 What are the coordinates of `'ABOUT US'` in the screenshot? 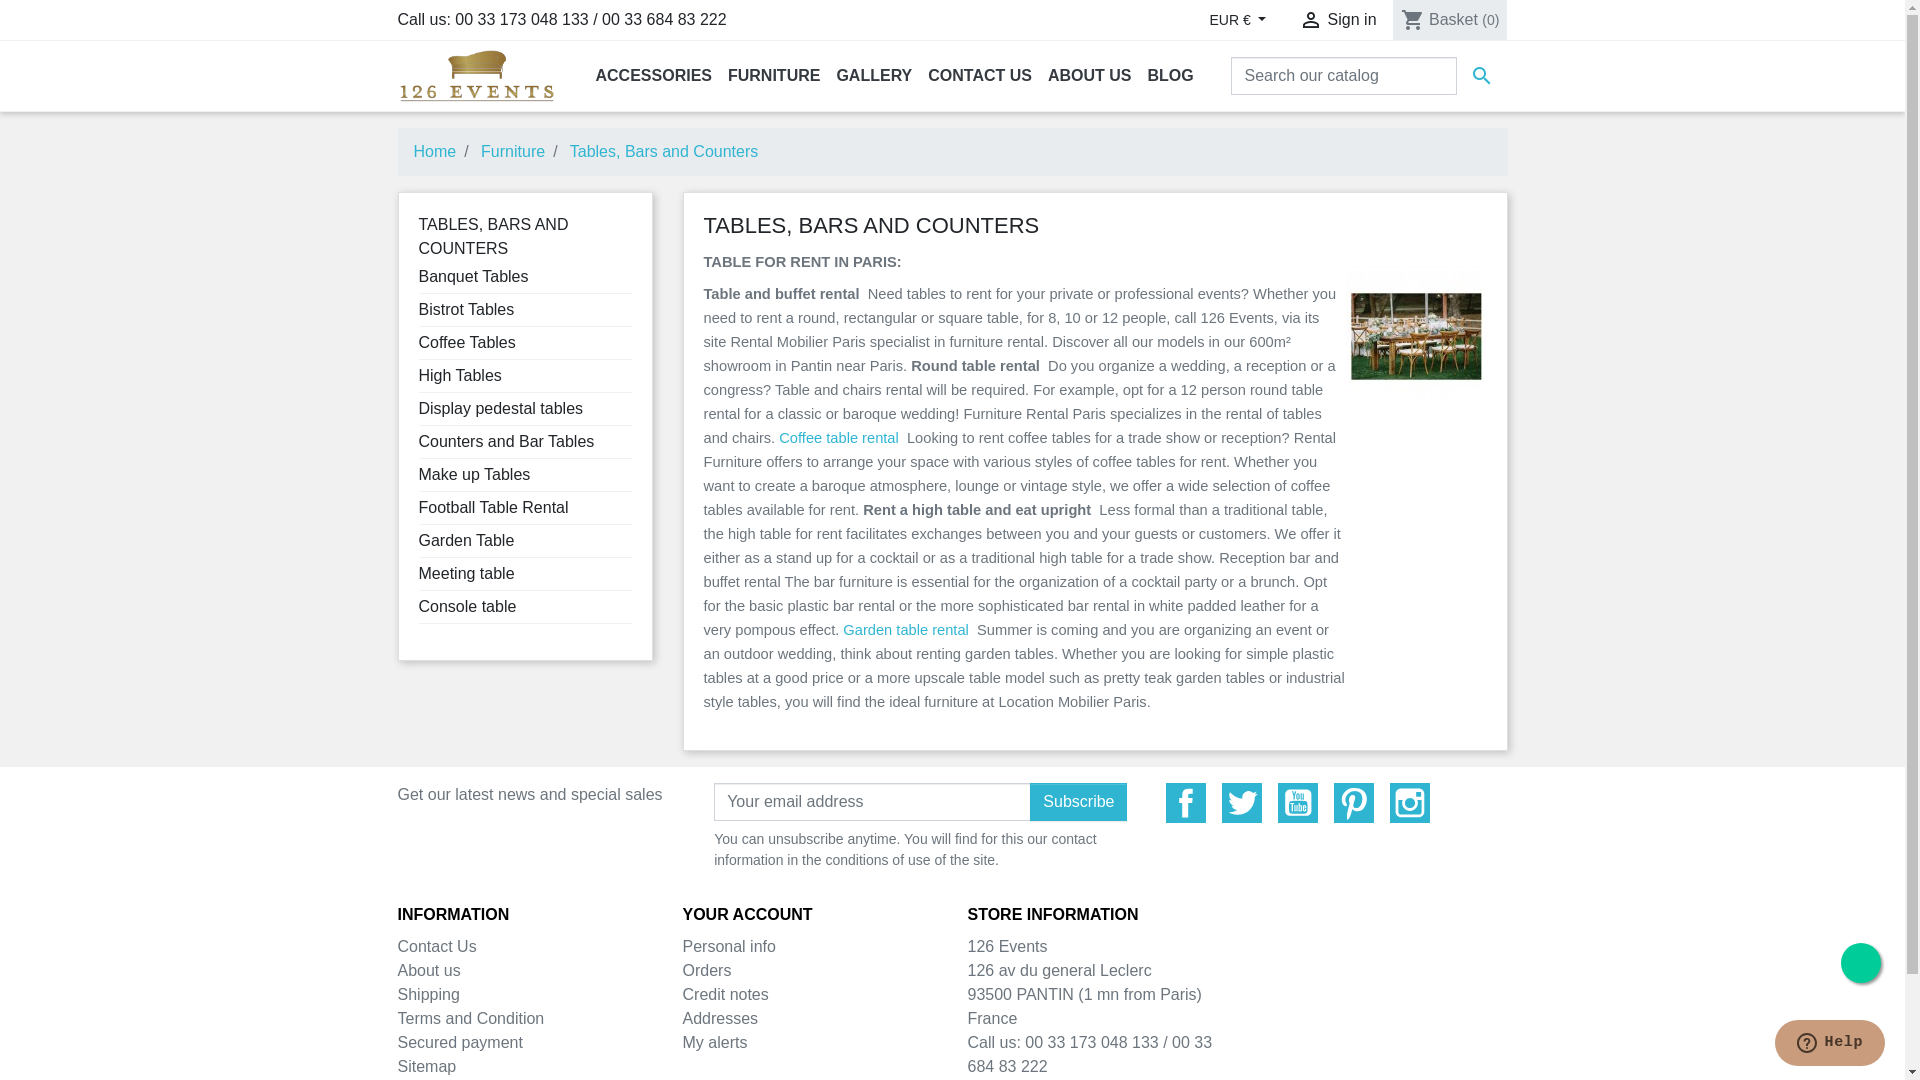 It's located at (1088, 75).